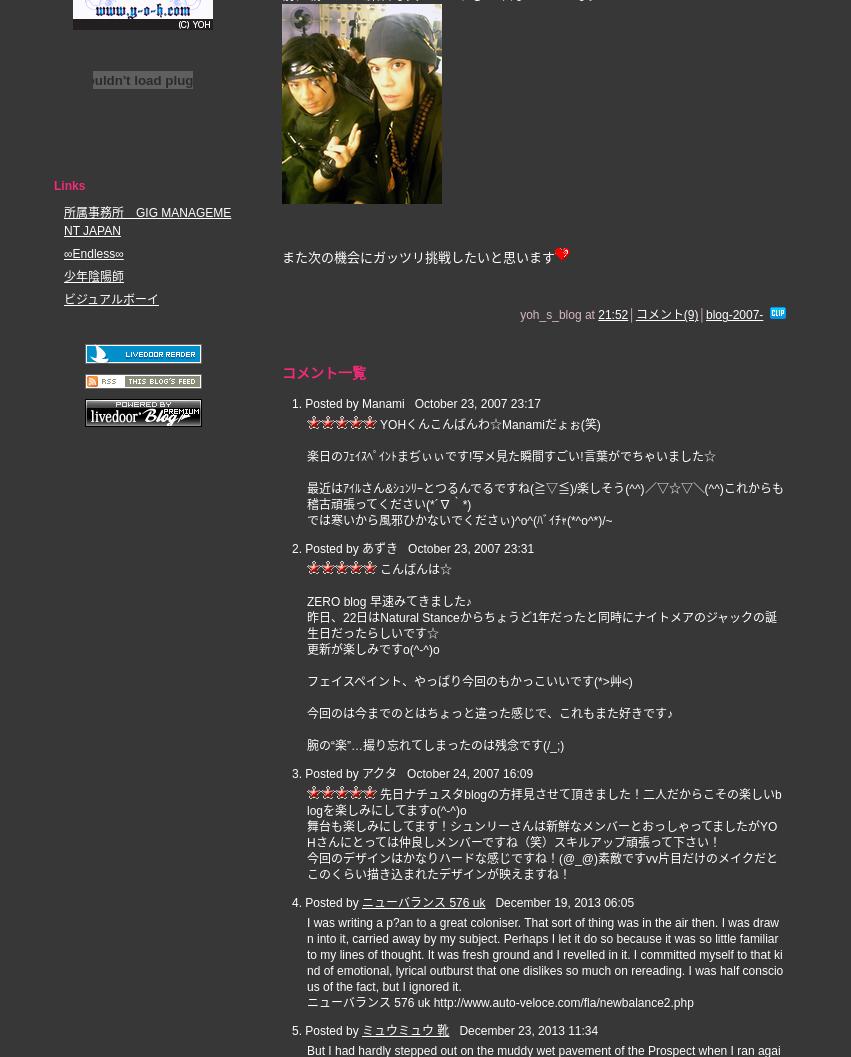  I want to click on '楽日のﾌｪｲｽﾍﾟｲﾝﾄまぢぃぃです!写メ見た瞬間すごい!言葉がでちゃいました☆', so click(511, 457).